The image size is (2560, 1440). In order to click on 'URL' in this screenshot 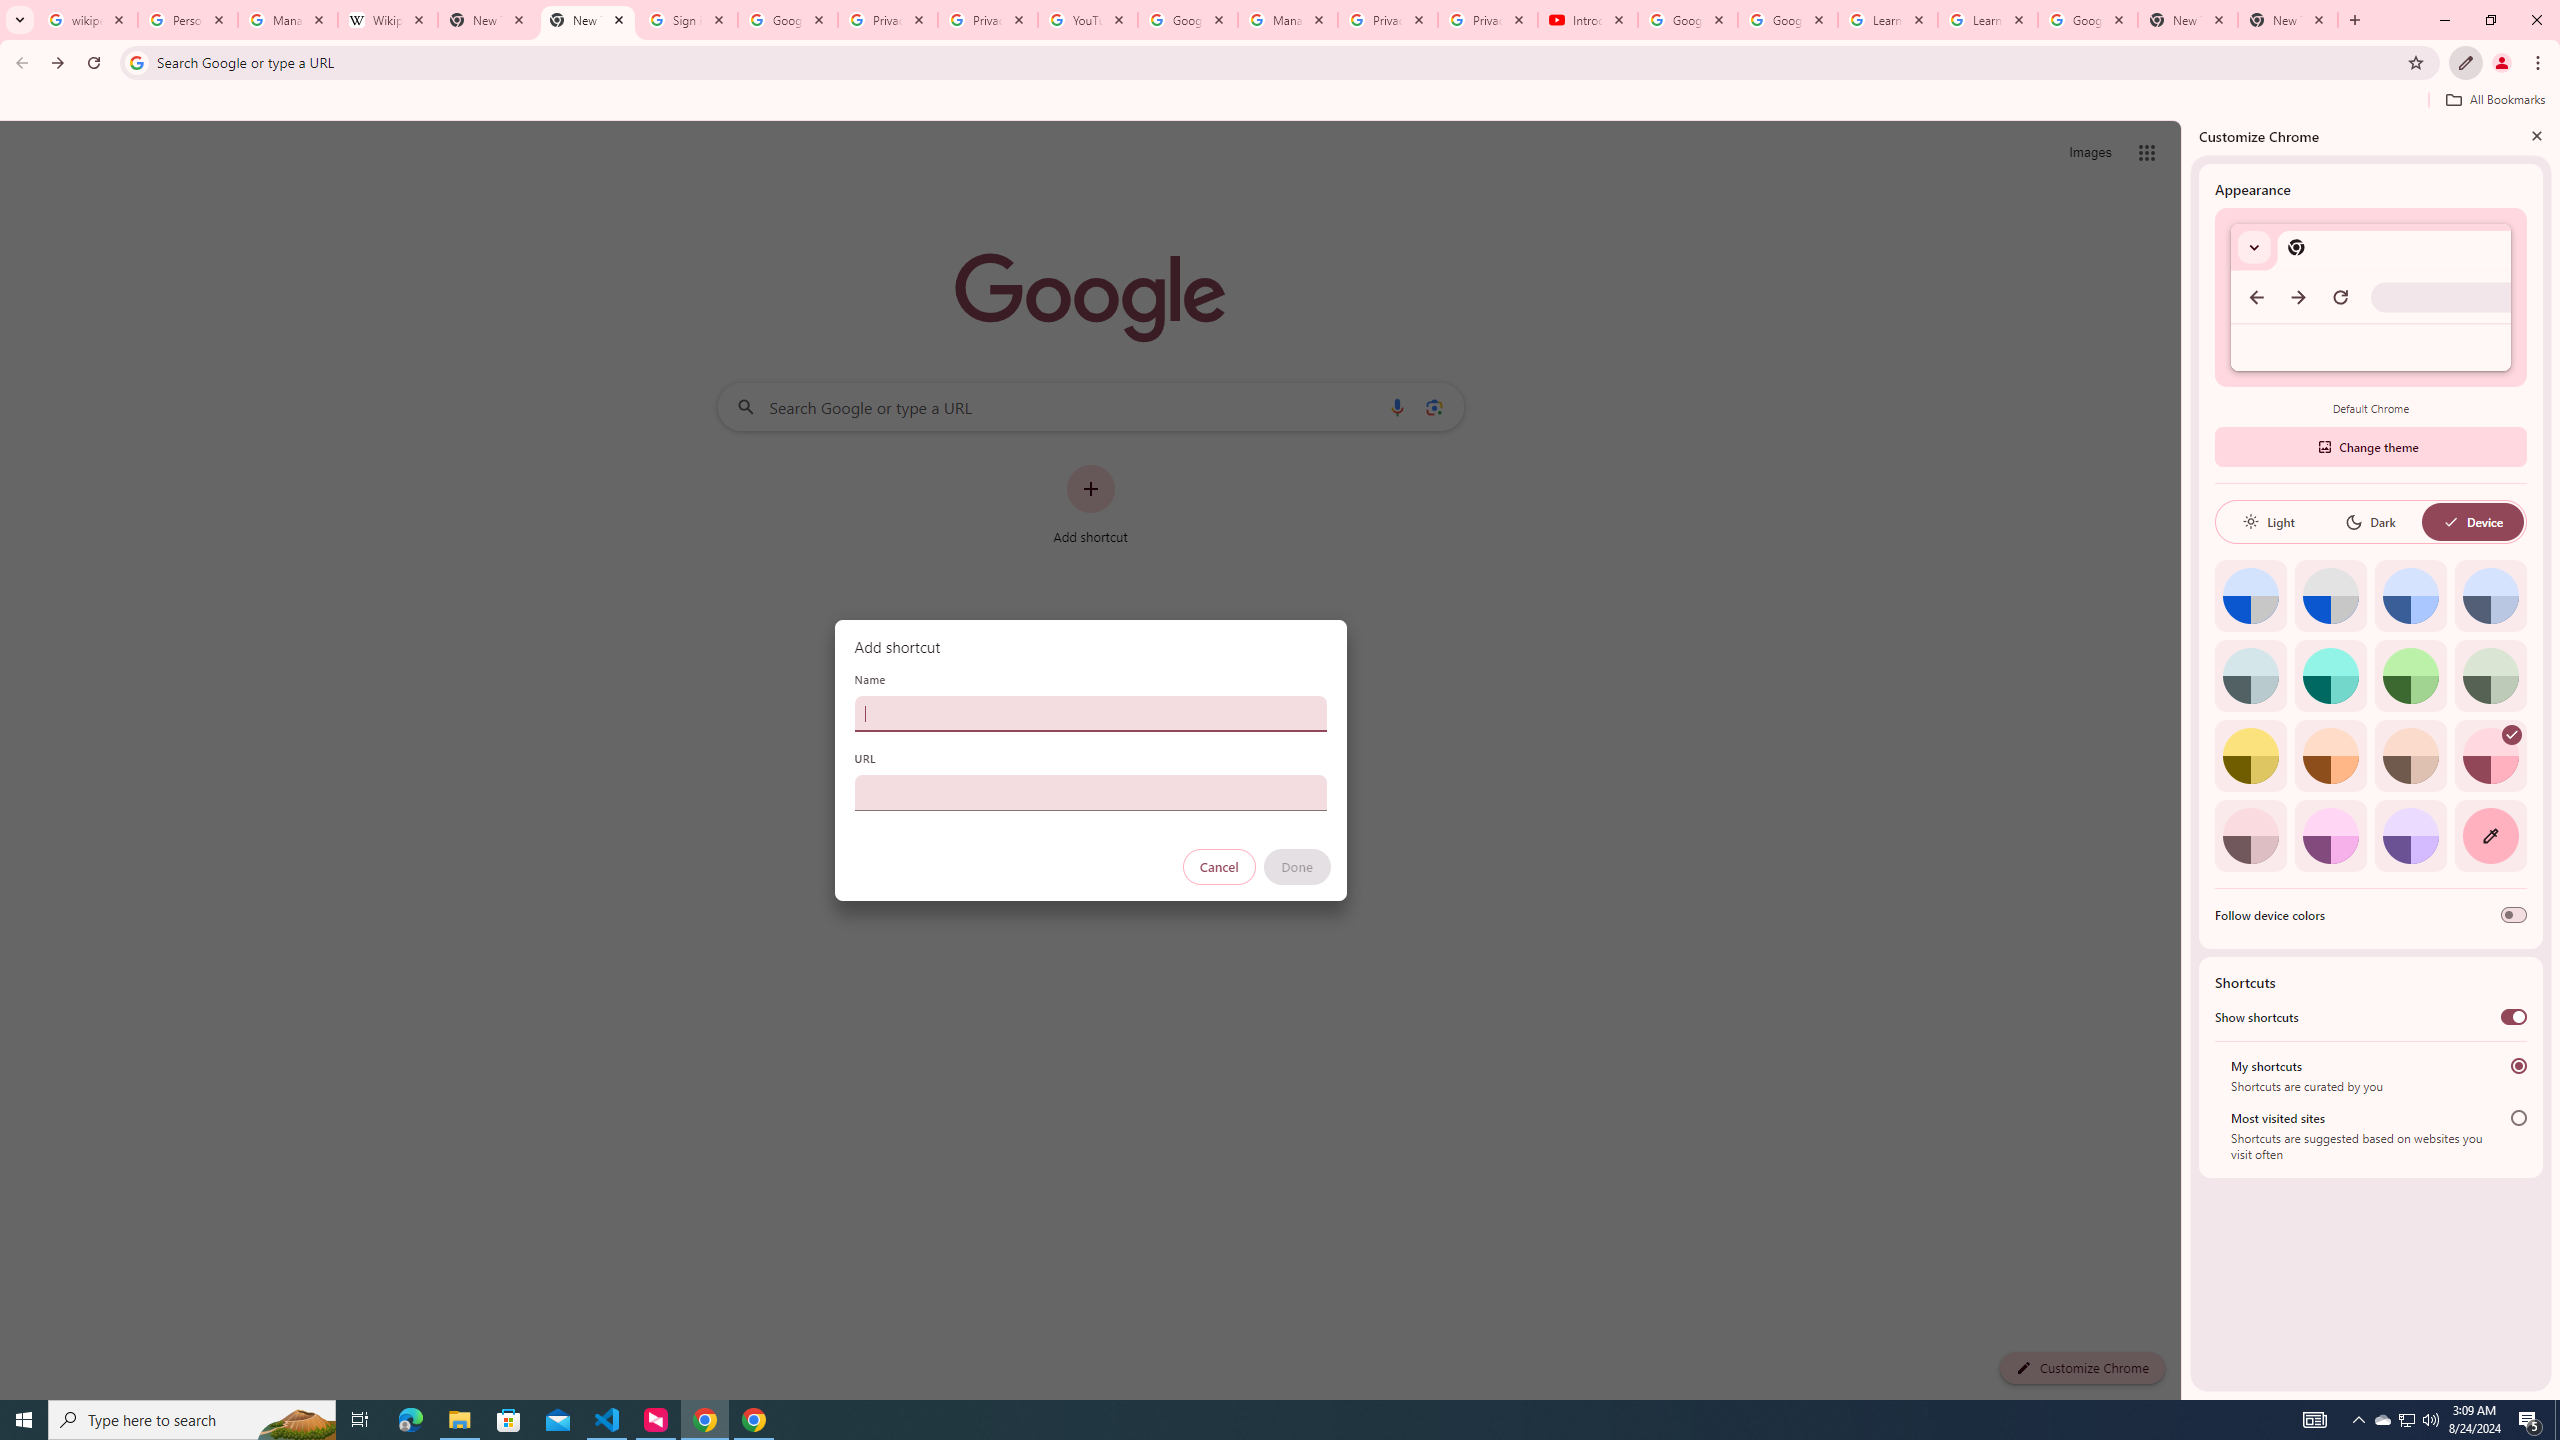, I will do `click(1089, 792)`.